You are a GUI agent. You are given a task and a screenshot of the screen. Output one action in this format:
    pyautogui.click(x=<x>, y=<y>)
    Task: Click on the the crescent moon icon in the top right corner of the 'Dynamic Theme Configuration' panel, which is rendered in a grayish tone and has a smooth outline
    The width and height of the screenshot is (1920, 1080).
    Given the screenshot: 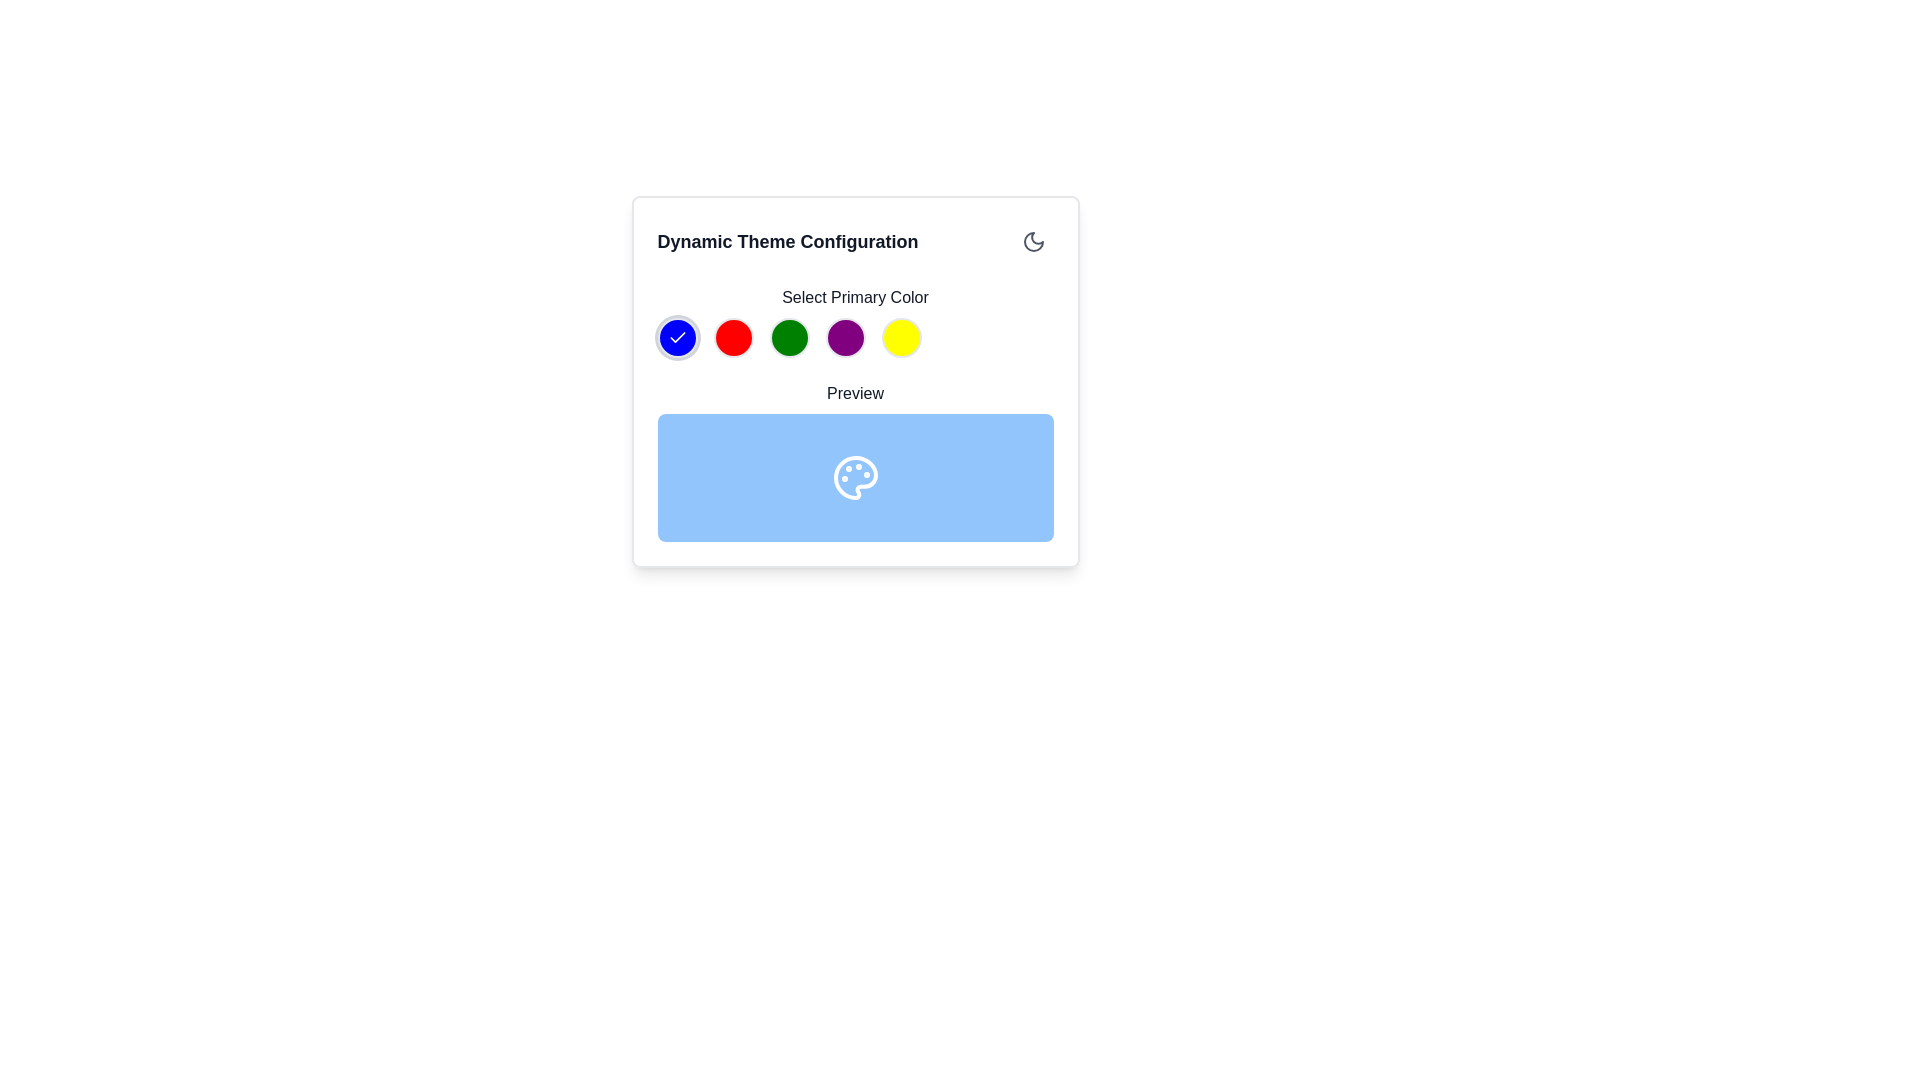 What is the action you would take?
    pyautogui.click(x=1033, y=241)
    